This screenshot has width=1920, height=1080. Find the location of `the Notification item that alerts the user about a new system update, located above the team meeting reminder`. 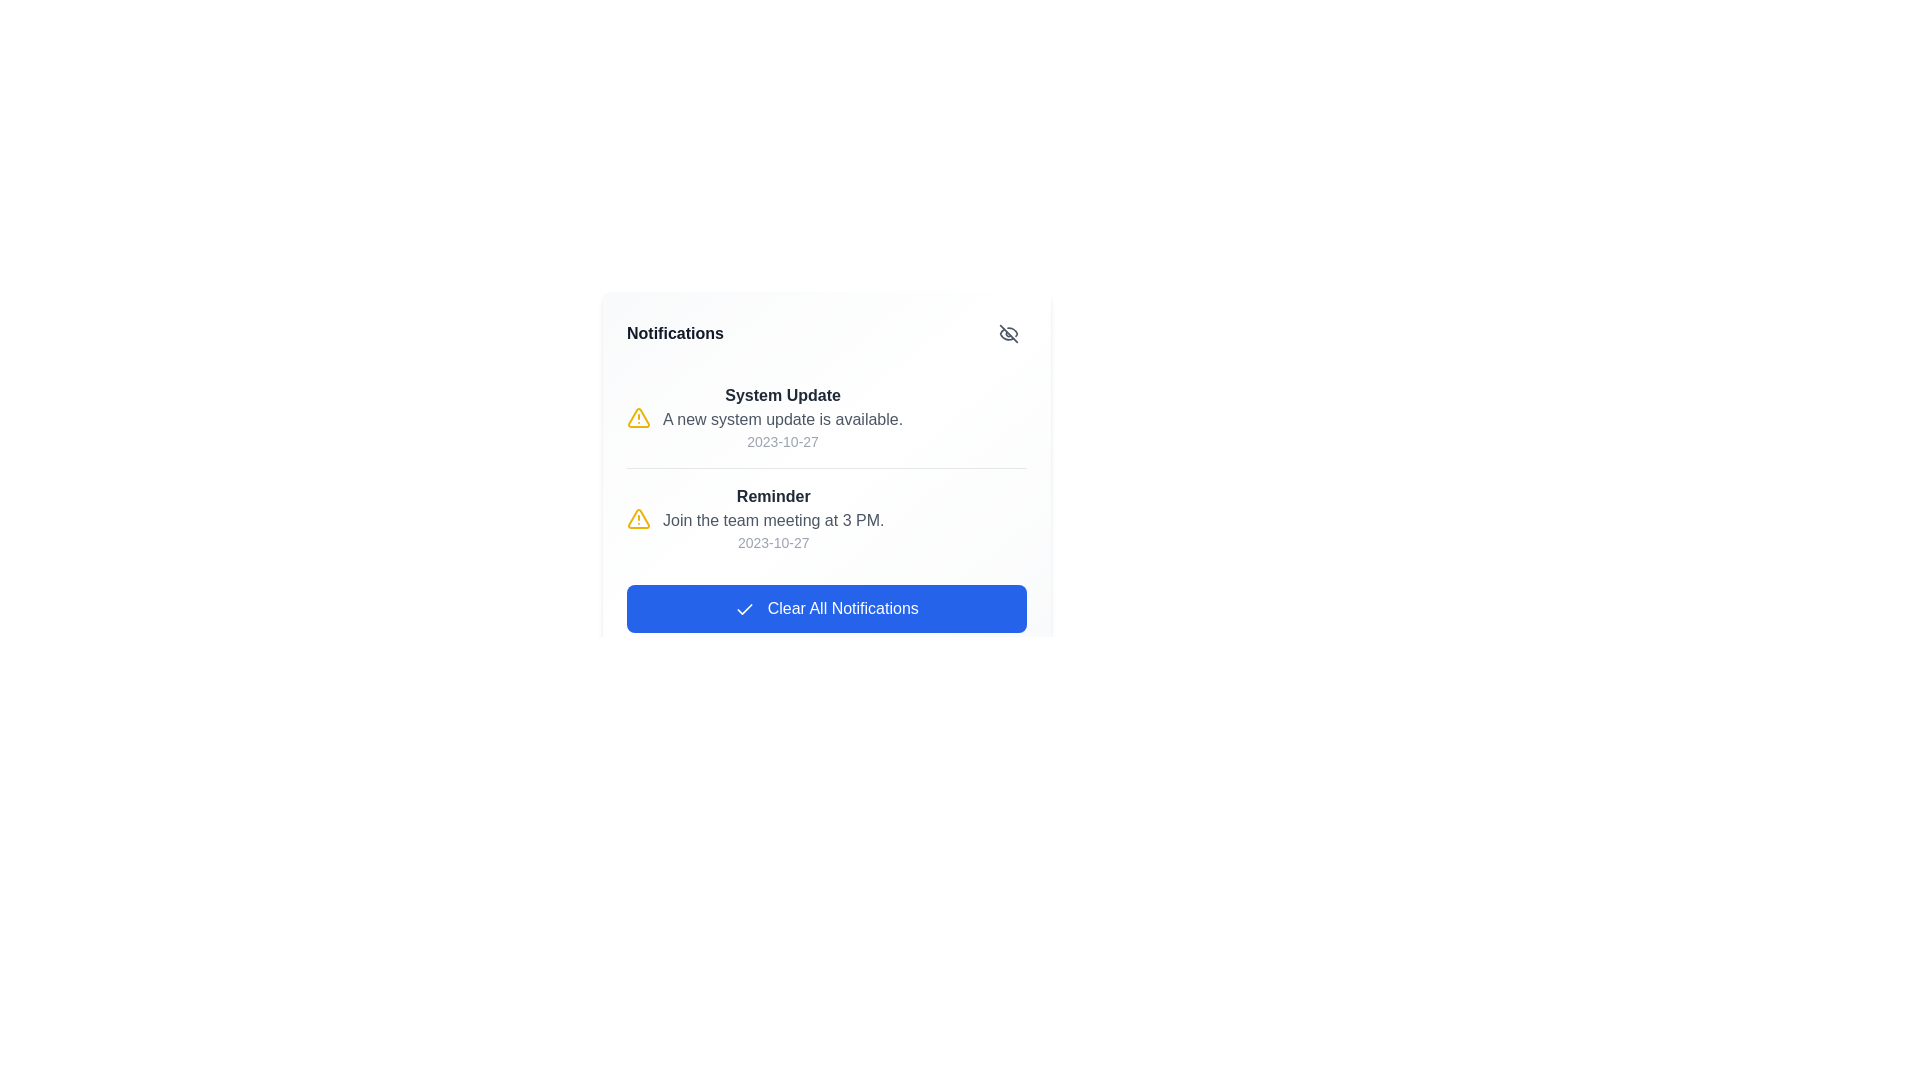

the Notification item that alerts the user about a new system update, located above the team meeting reminder is located at coordinates (826, 416).